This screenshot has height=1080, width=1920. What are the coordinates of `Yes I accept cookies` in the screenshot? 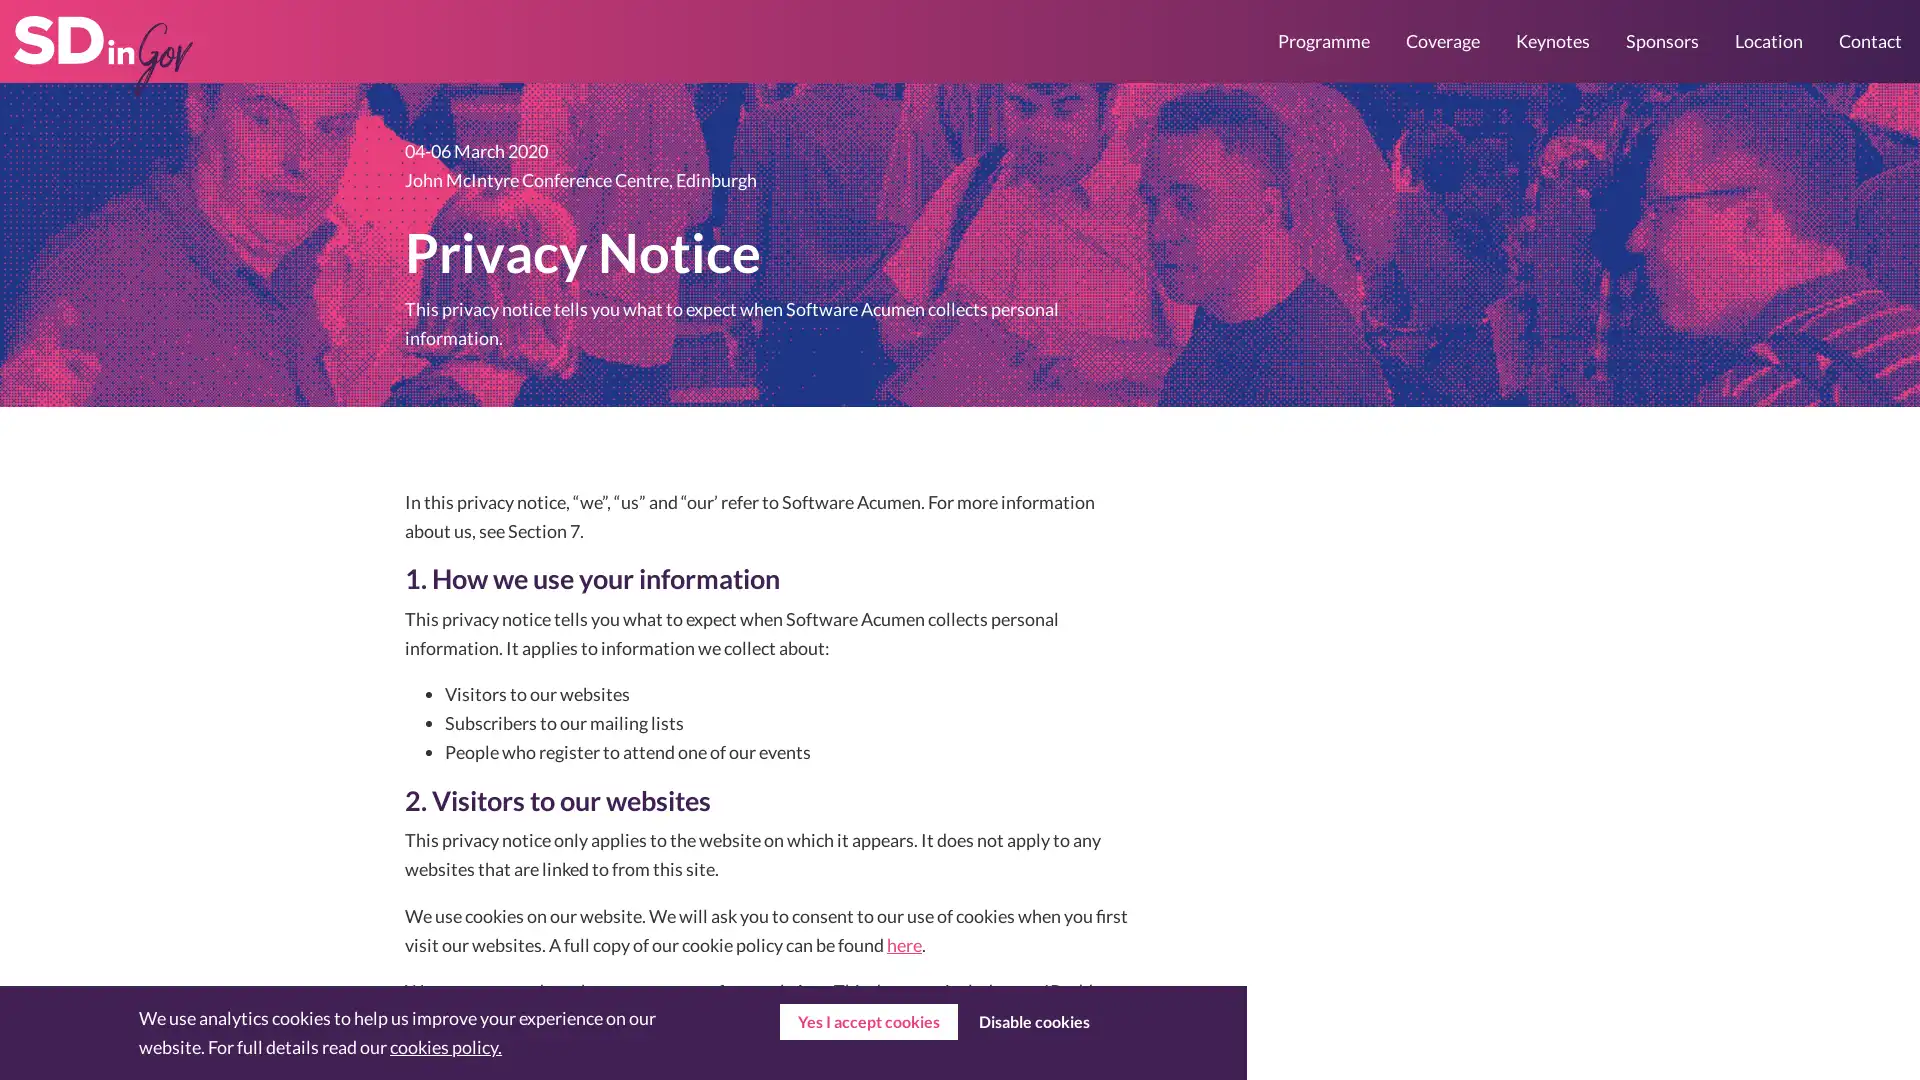 It's located at (868, 1022).